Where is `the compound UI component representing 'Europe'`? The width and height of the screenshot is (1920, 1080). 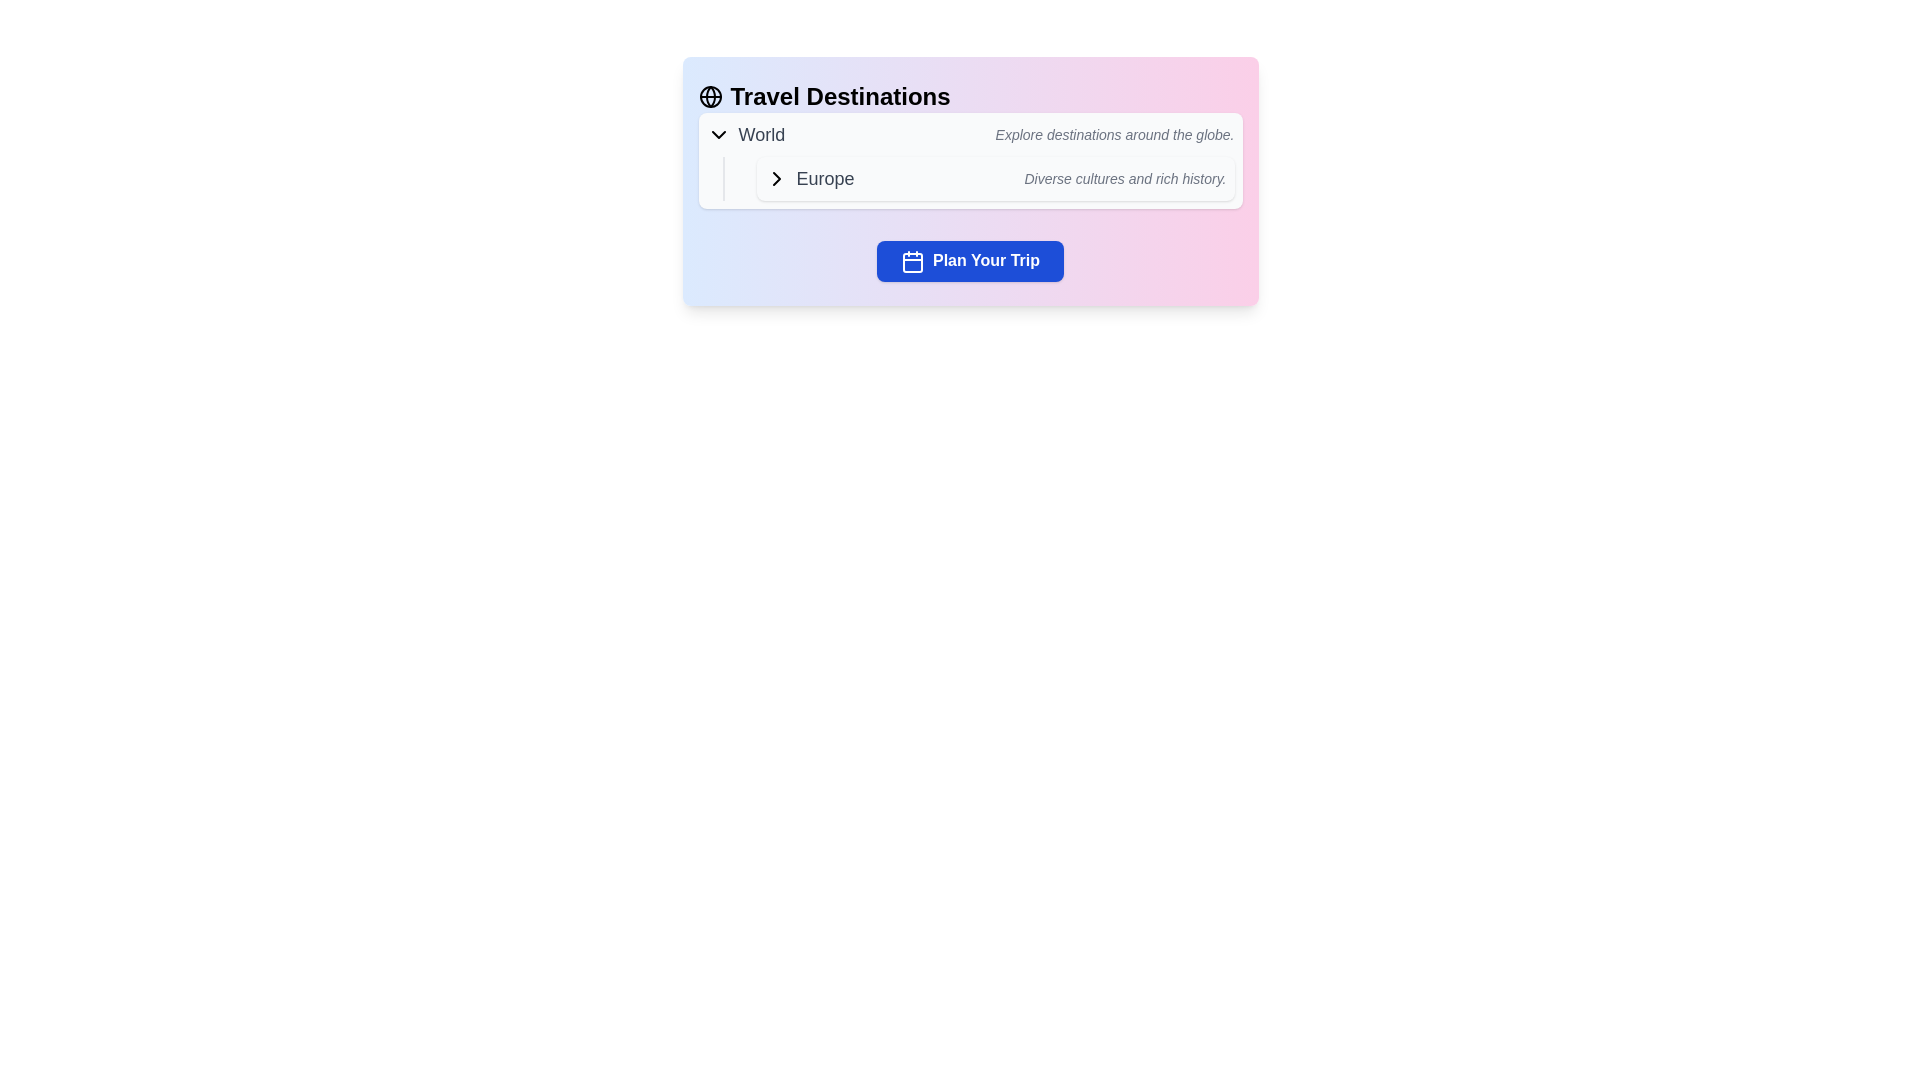 the compound UI component representing 'Europe' is located at coordinates (987, 177).